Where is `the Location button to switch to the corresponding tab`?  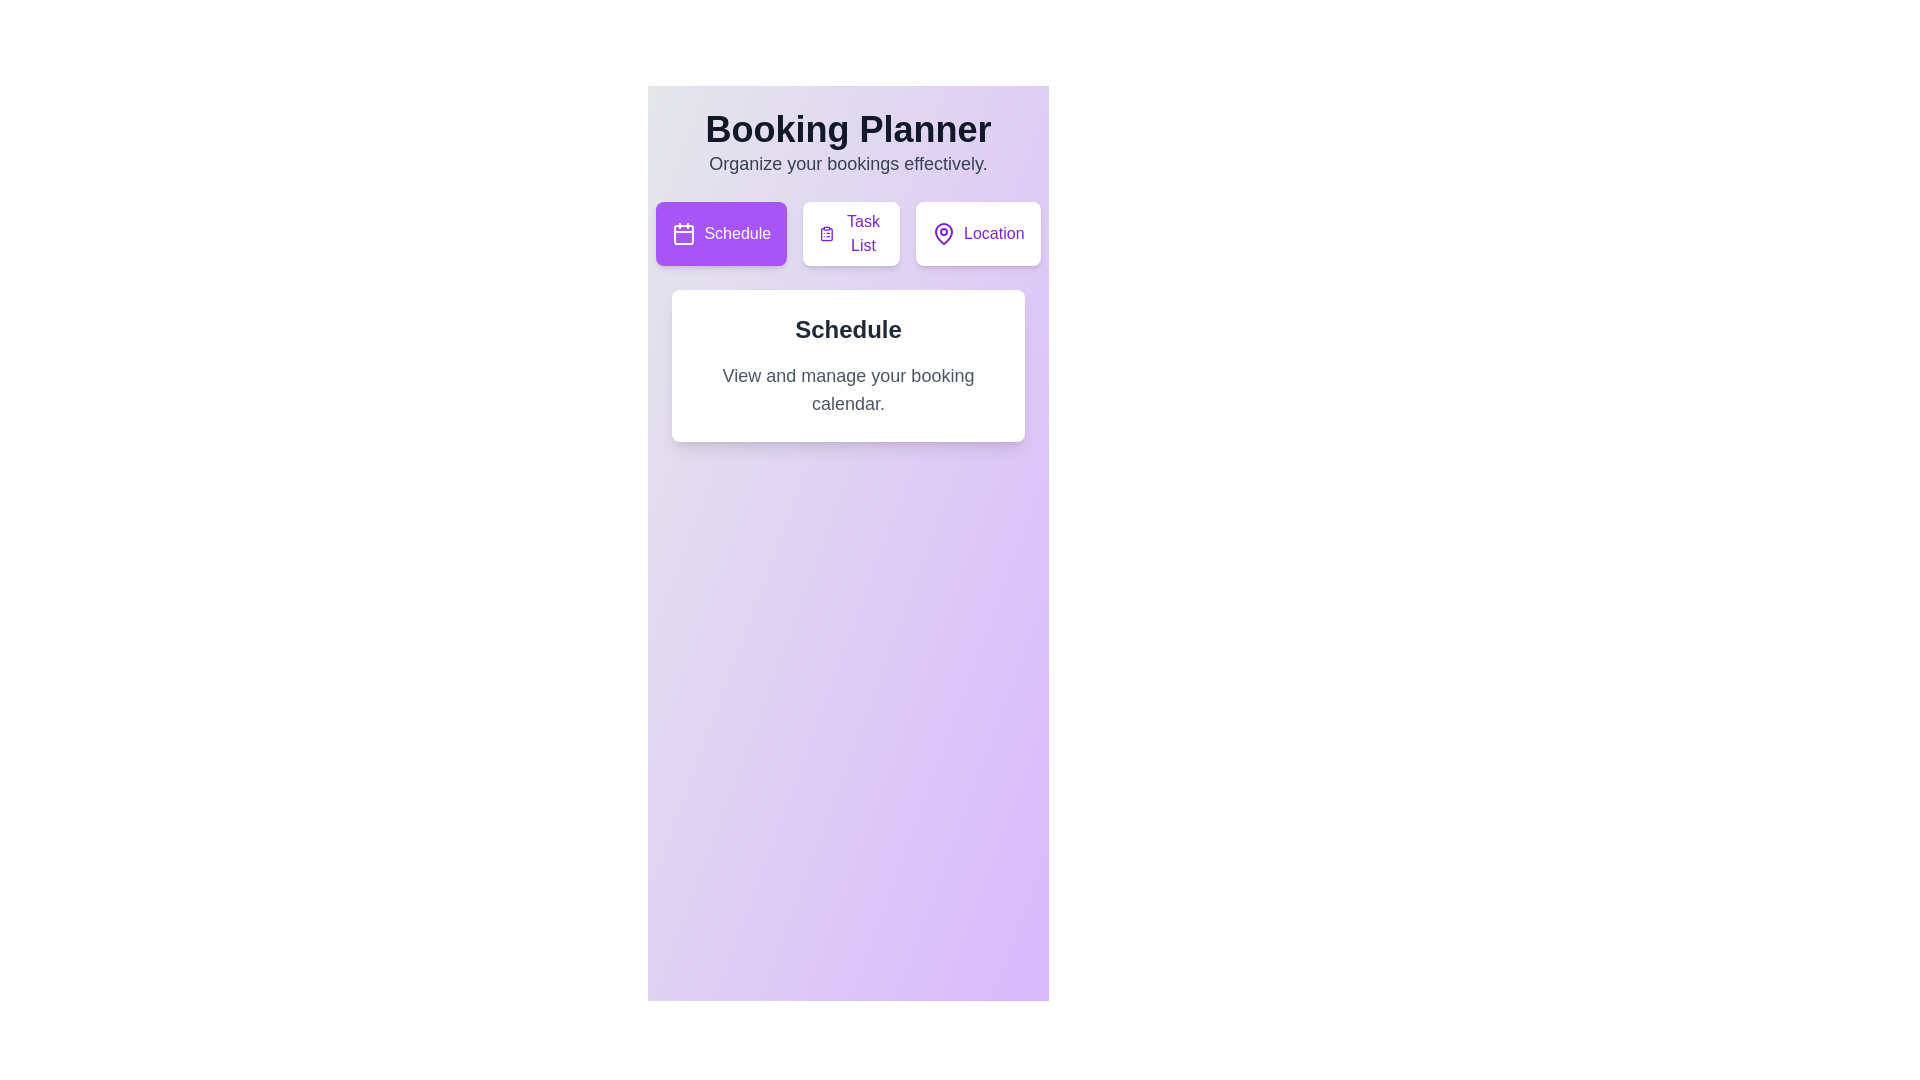
the Location button to switch to the corresponding tab is located at coordinates (978, 233).